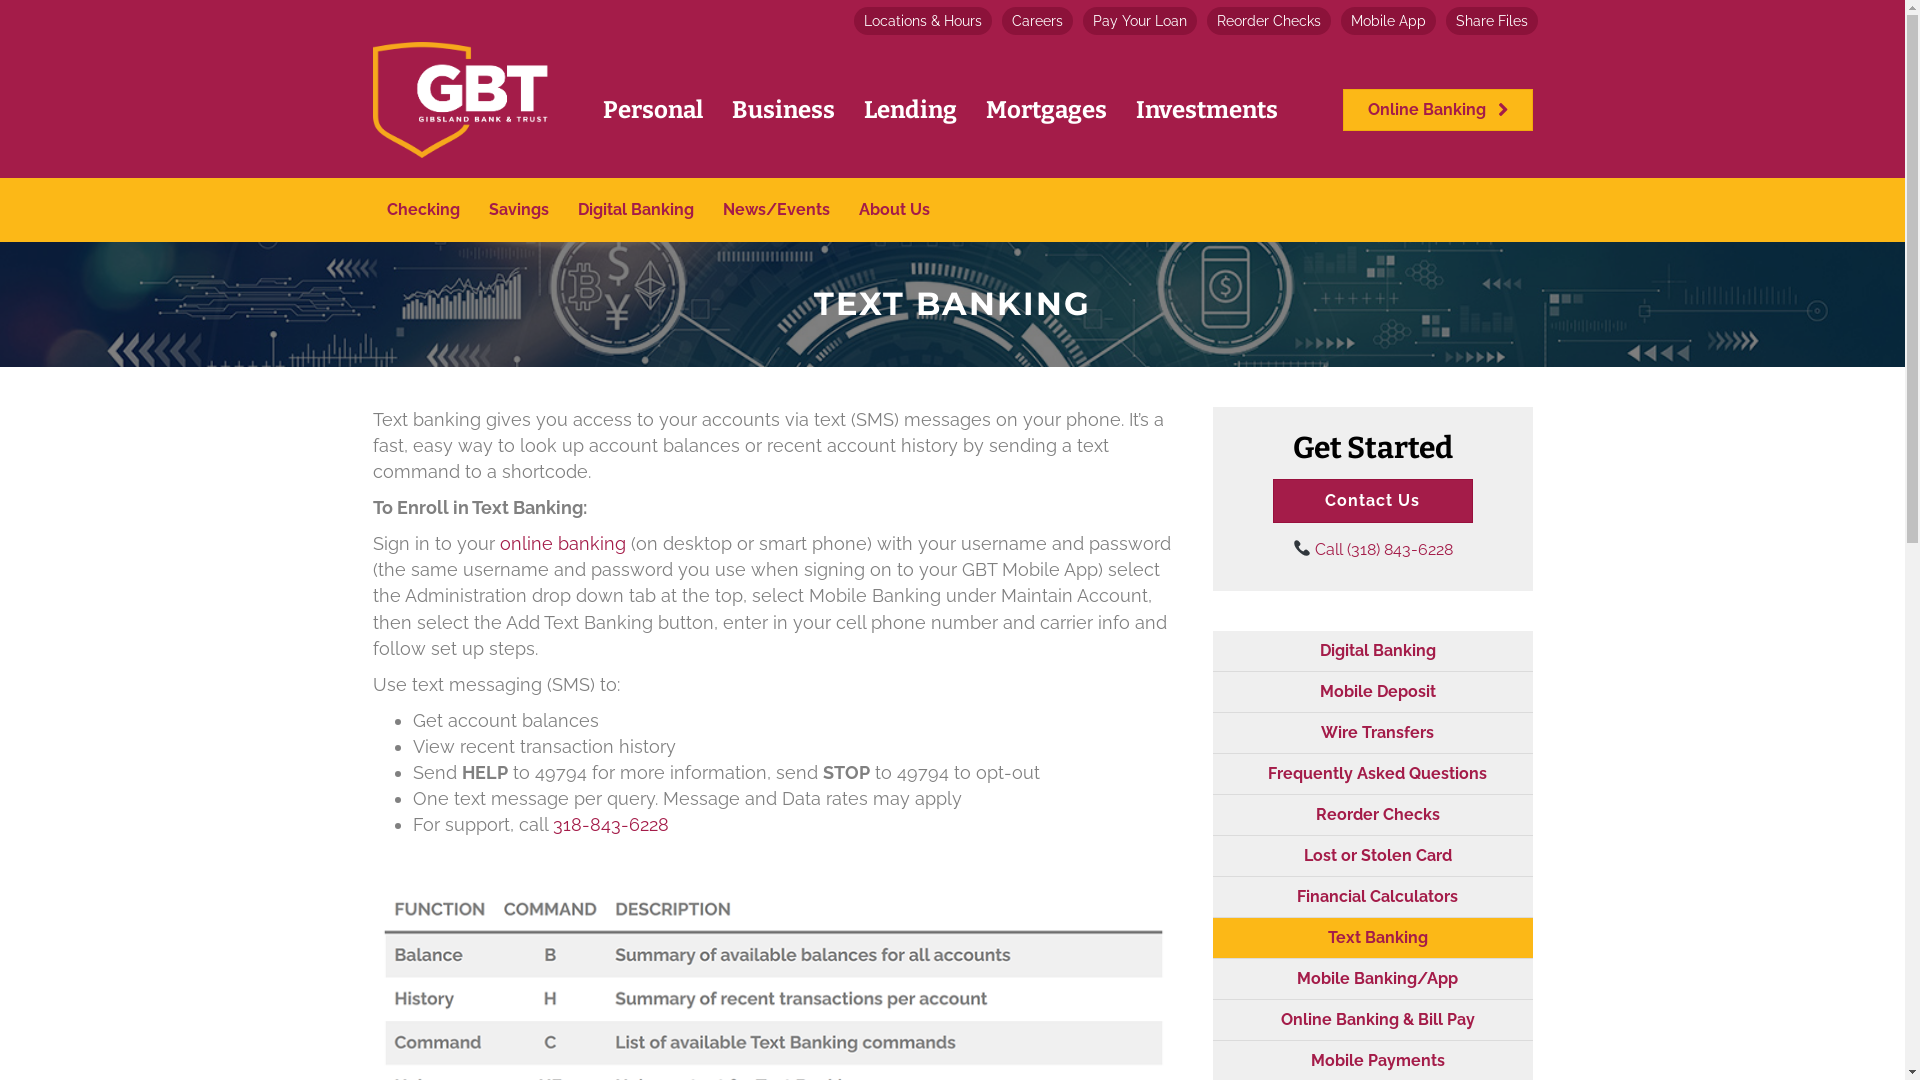 Image resolution: width=1920 pixels, height=1080 pixels. Describe the element at coordinates (1371, 732) in the screenshot. I see `'Wire Transfers'` at that location.